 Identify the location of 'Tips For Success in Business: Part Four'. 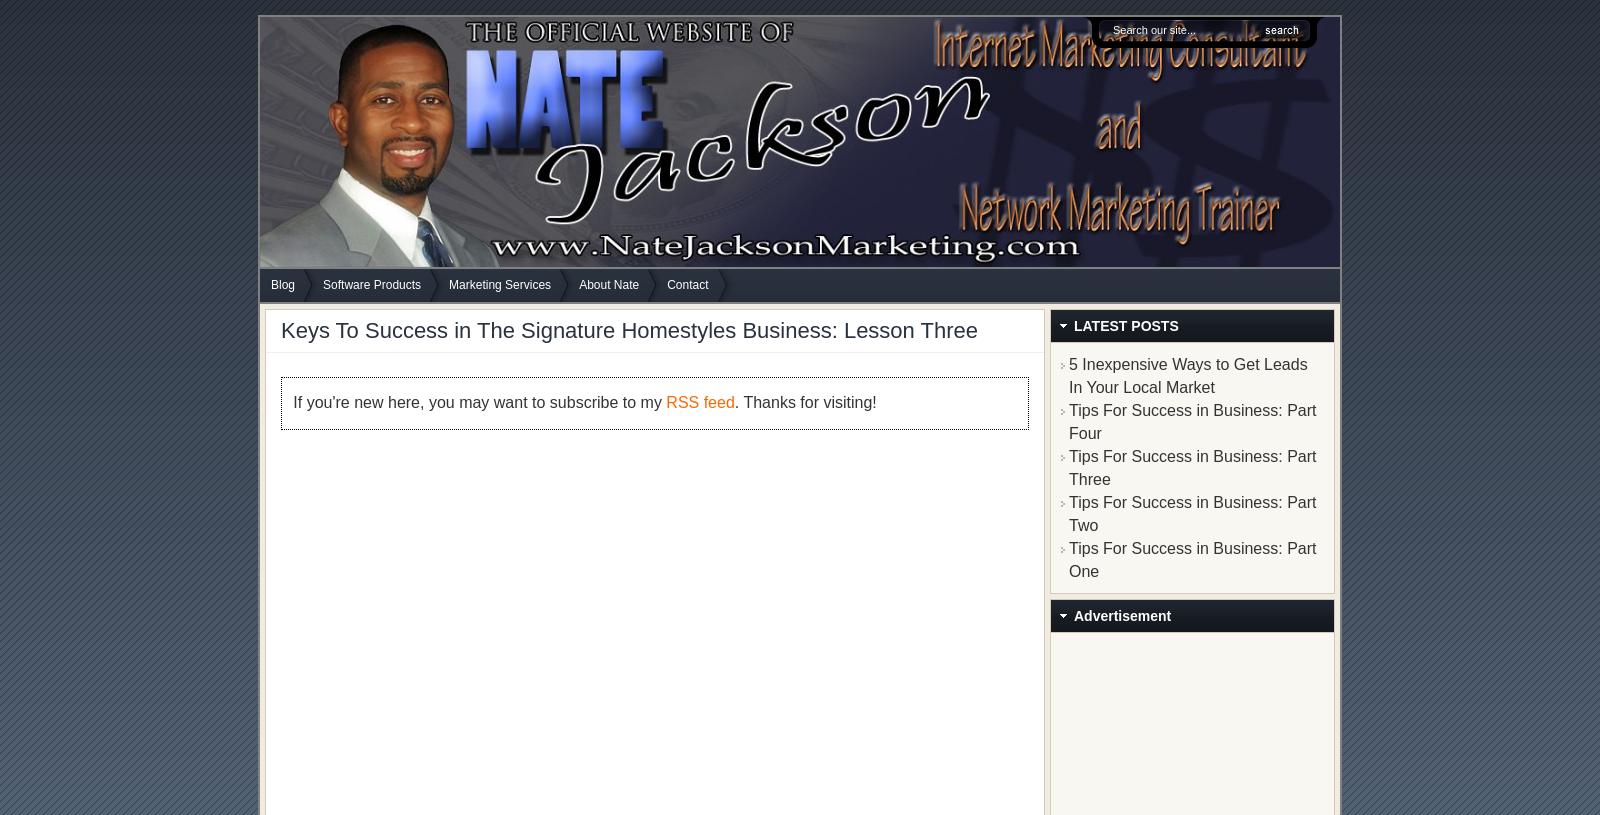
(1192, 422).